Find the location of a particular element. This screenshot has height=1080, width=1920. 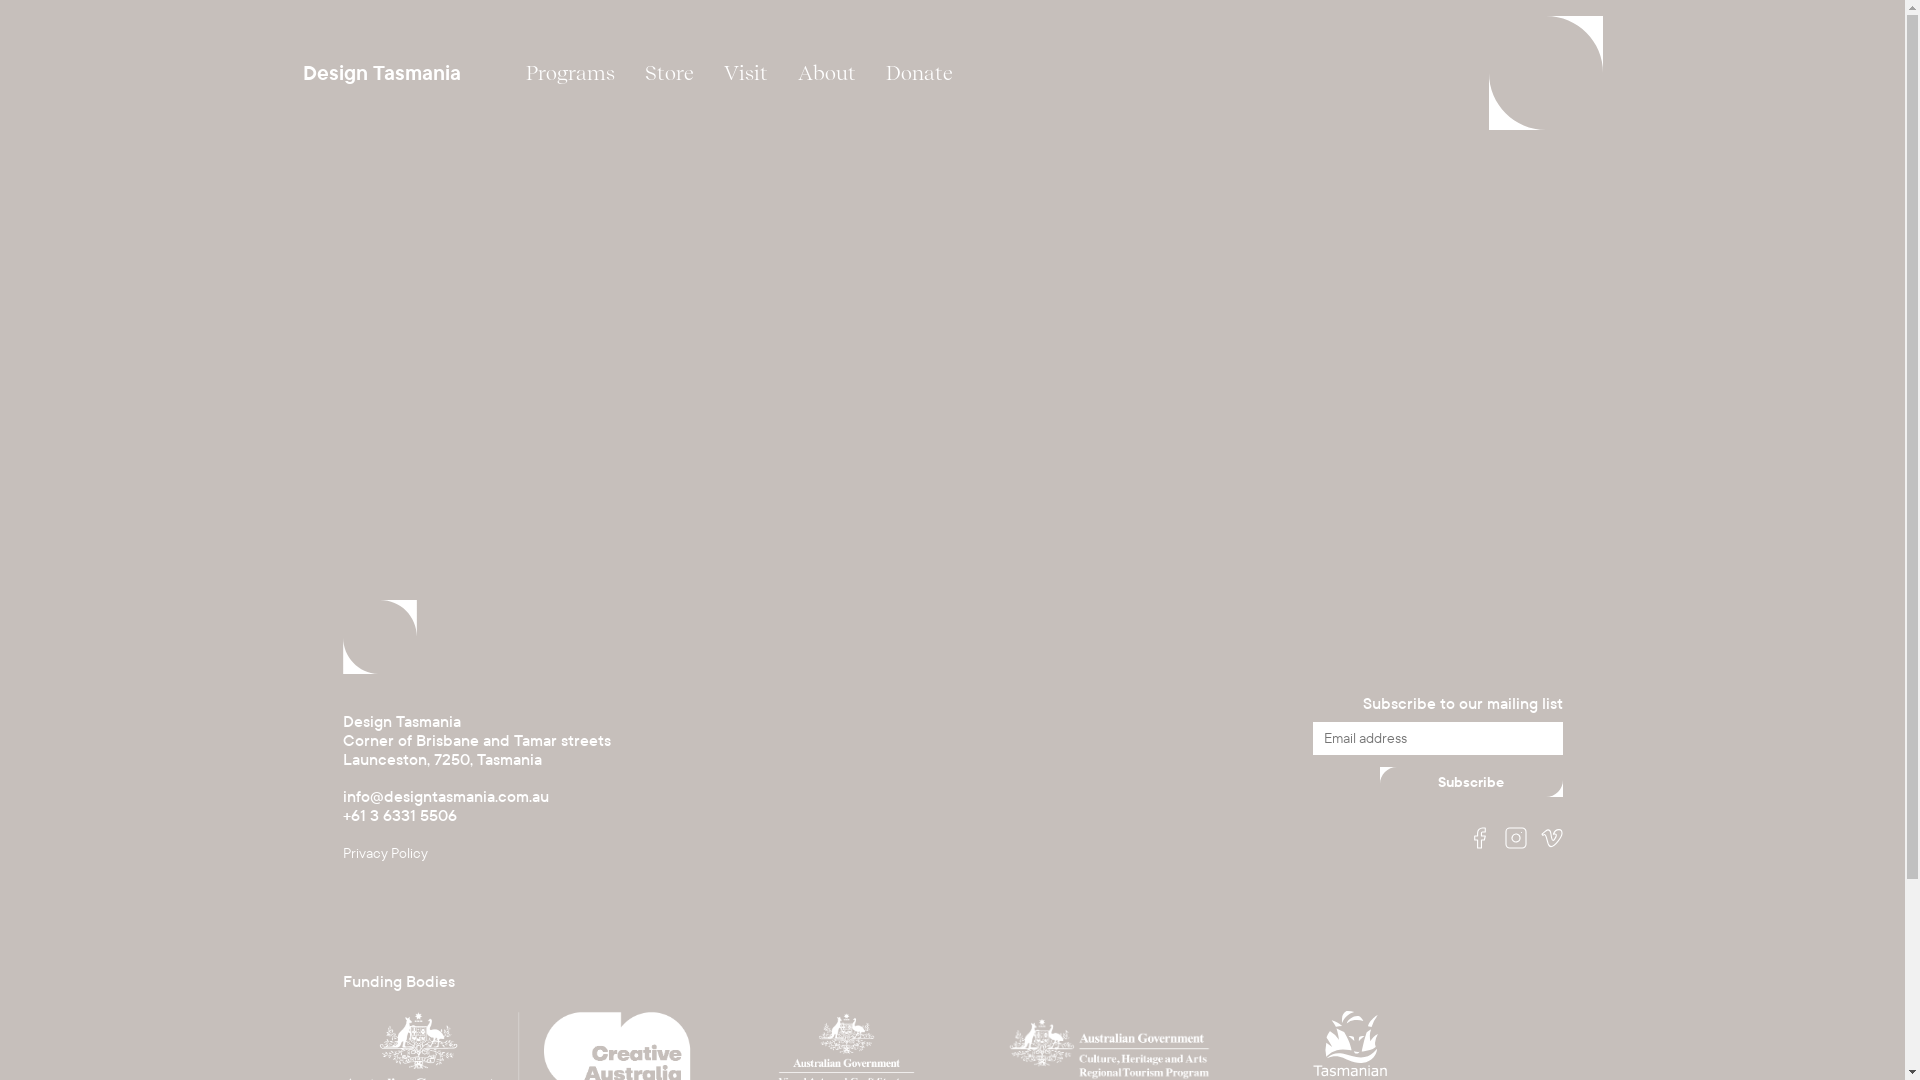

'Visit' is located at coordinates (743, 72).